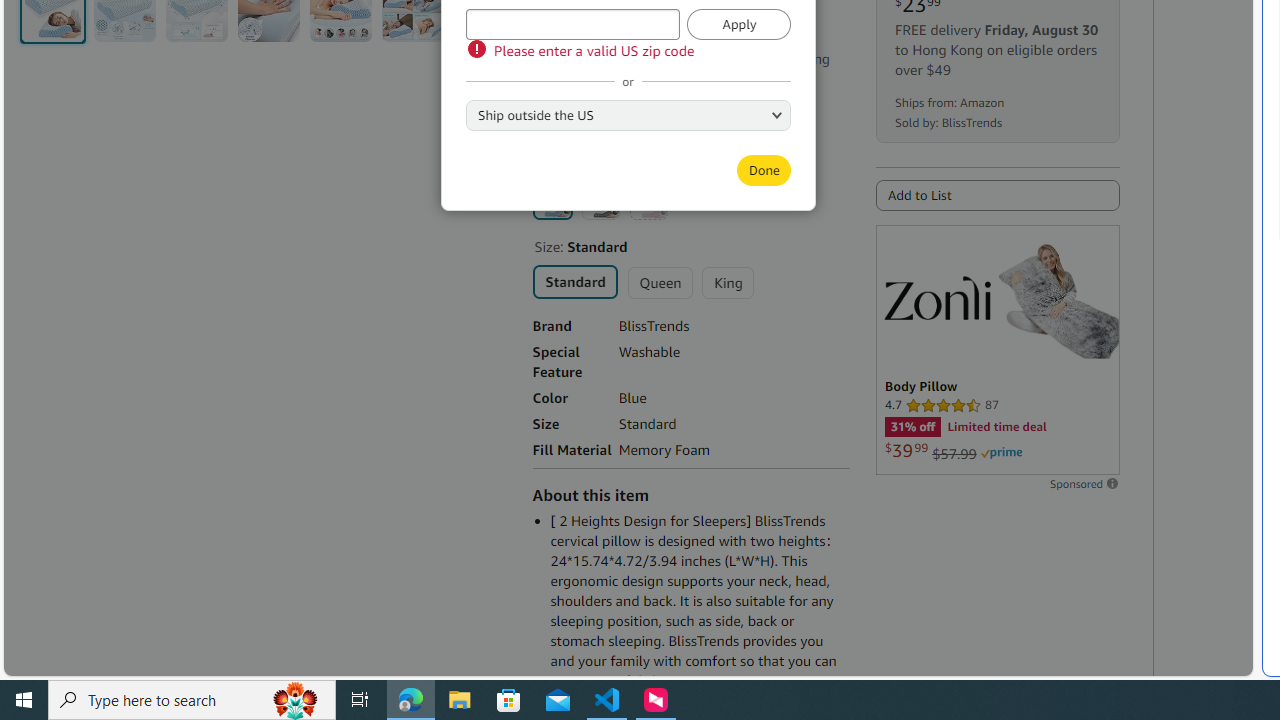  I want to click on 'Standard', so click(573, 281).